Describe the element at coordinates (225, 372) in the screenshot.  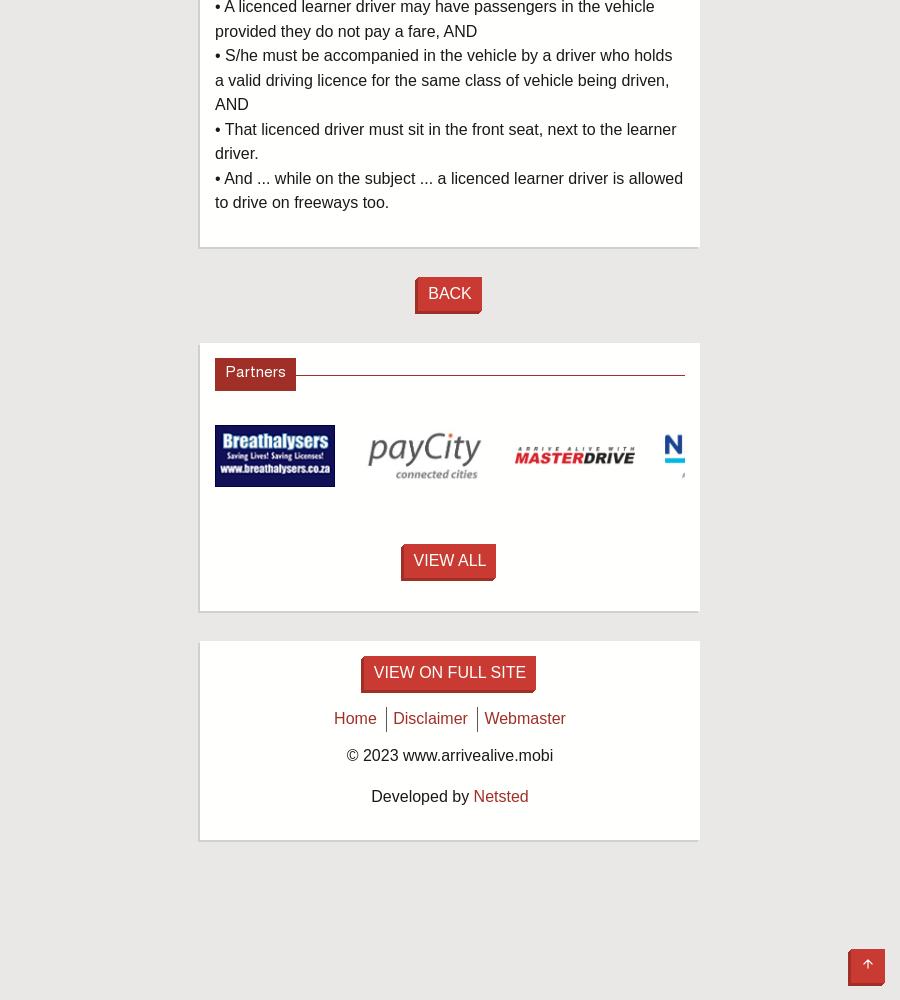
I see `'Partners'` at that location.